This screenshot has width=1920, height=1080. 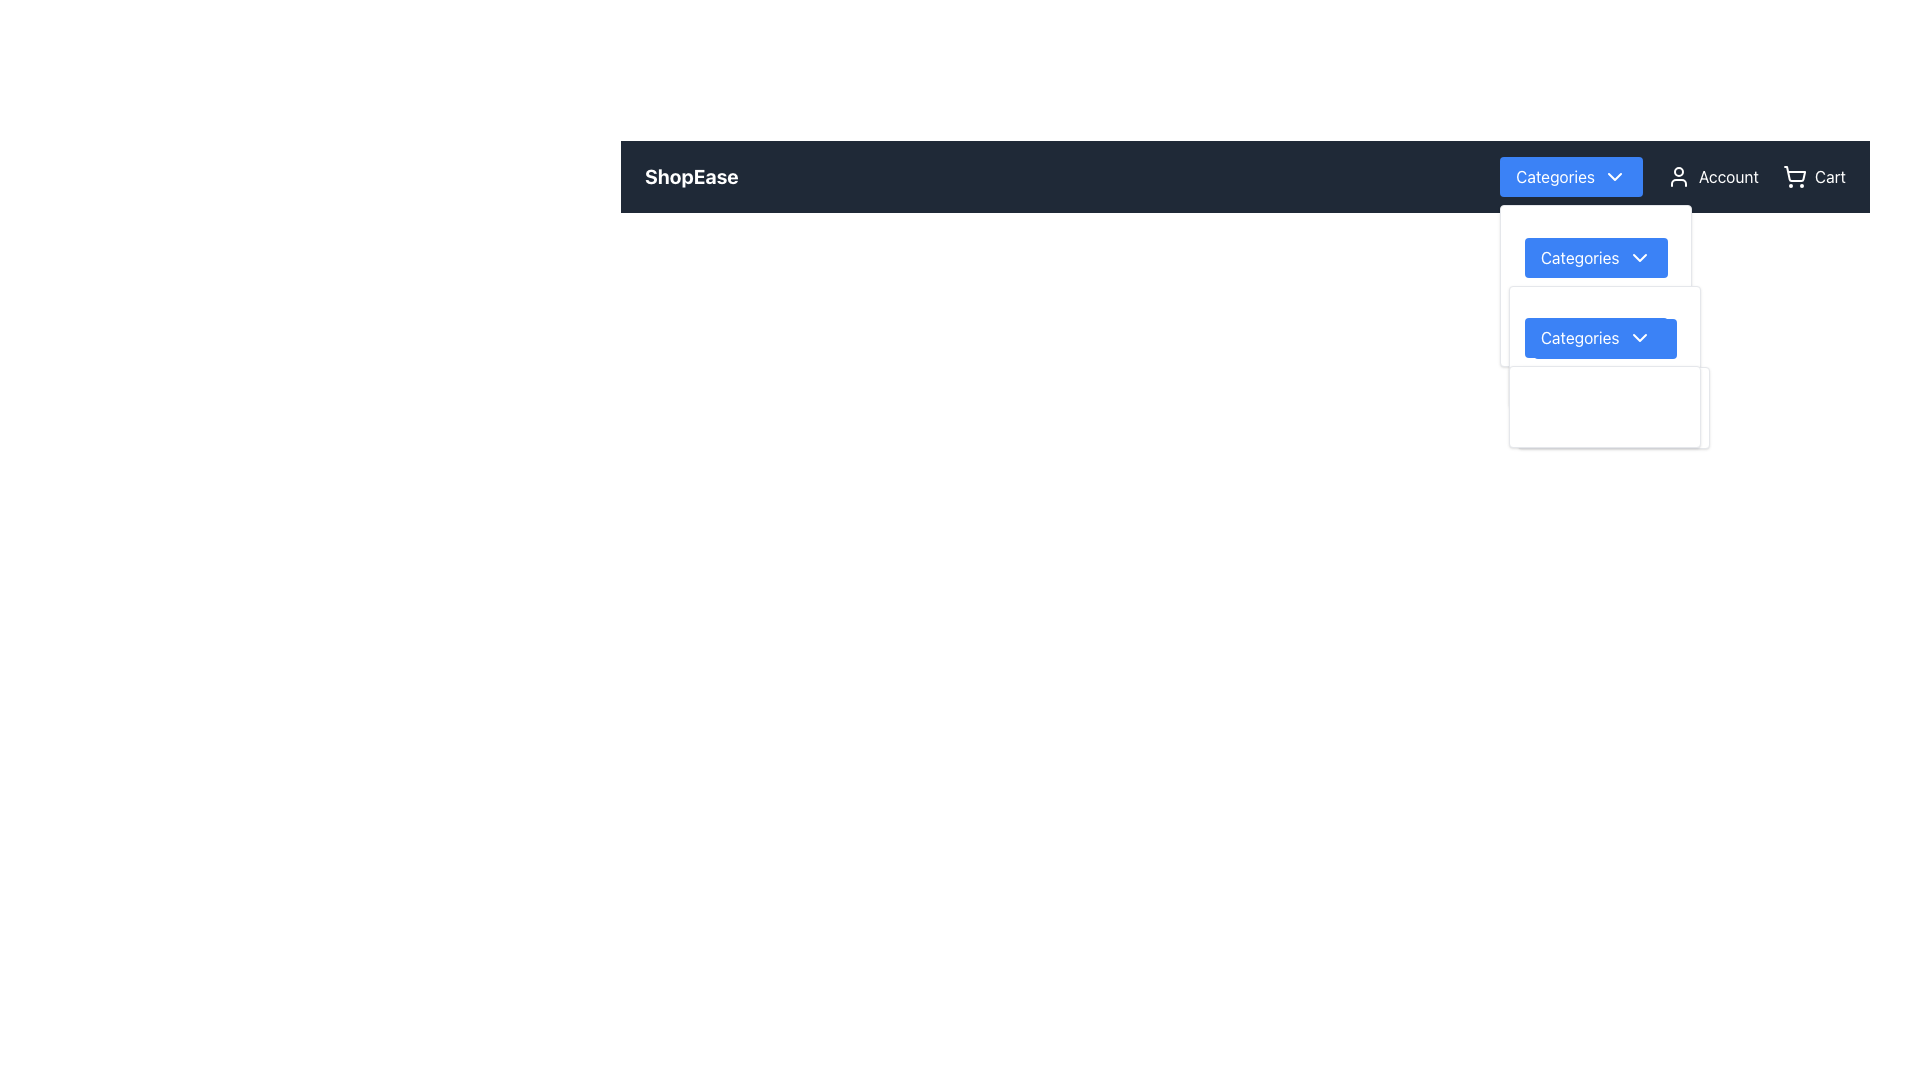 I want to click on the 'Categories' dropdown menu item, which has a blue background and white text, so click(x=1595, y=245).